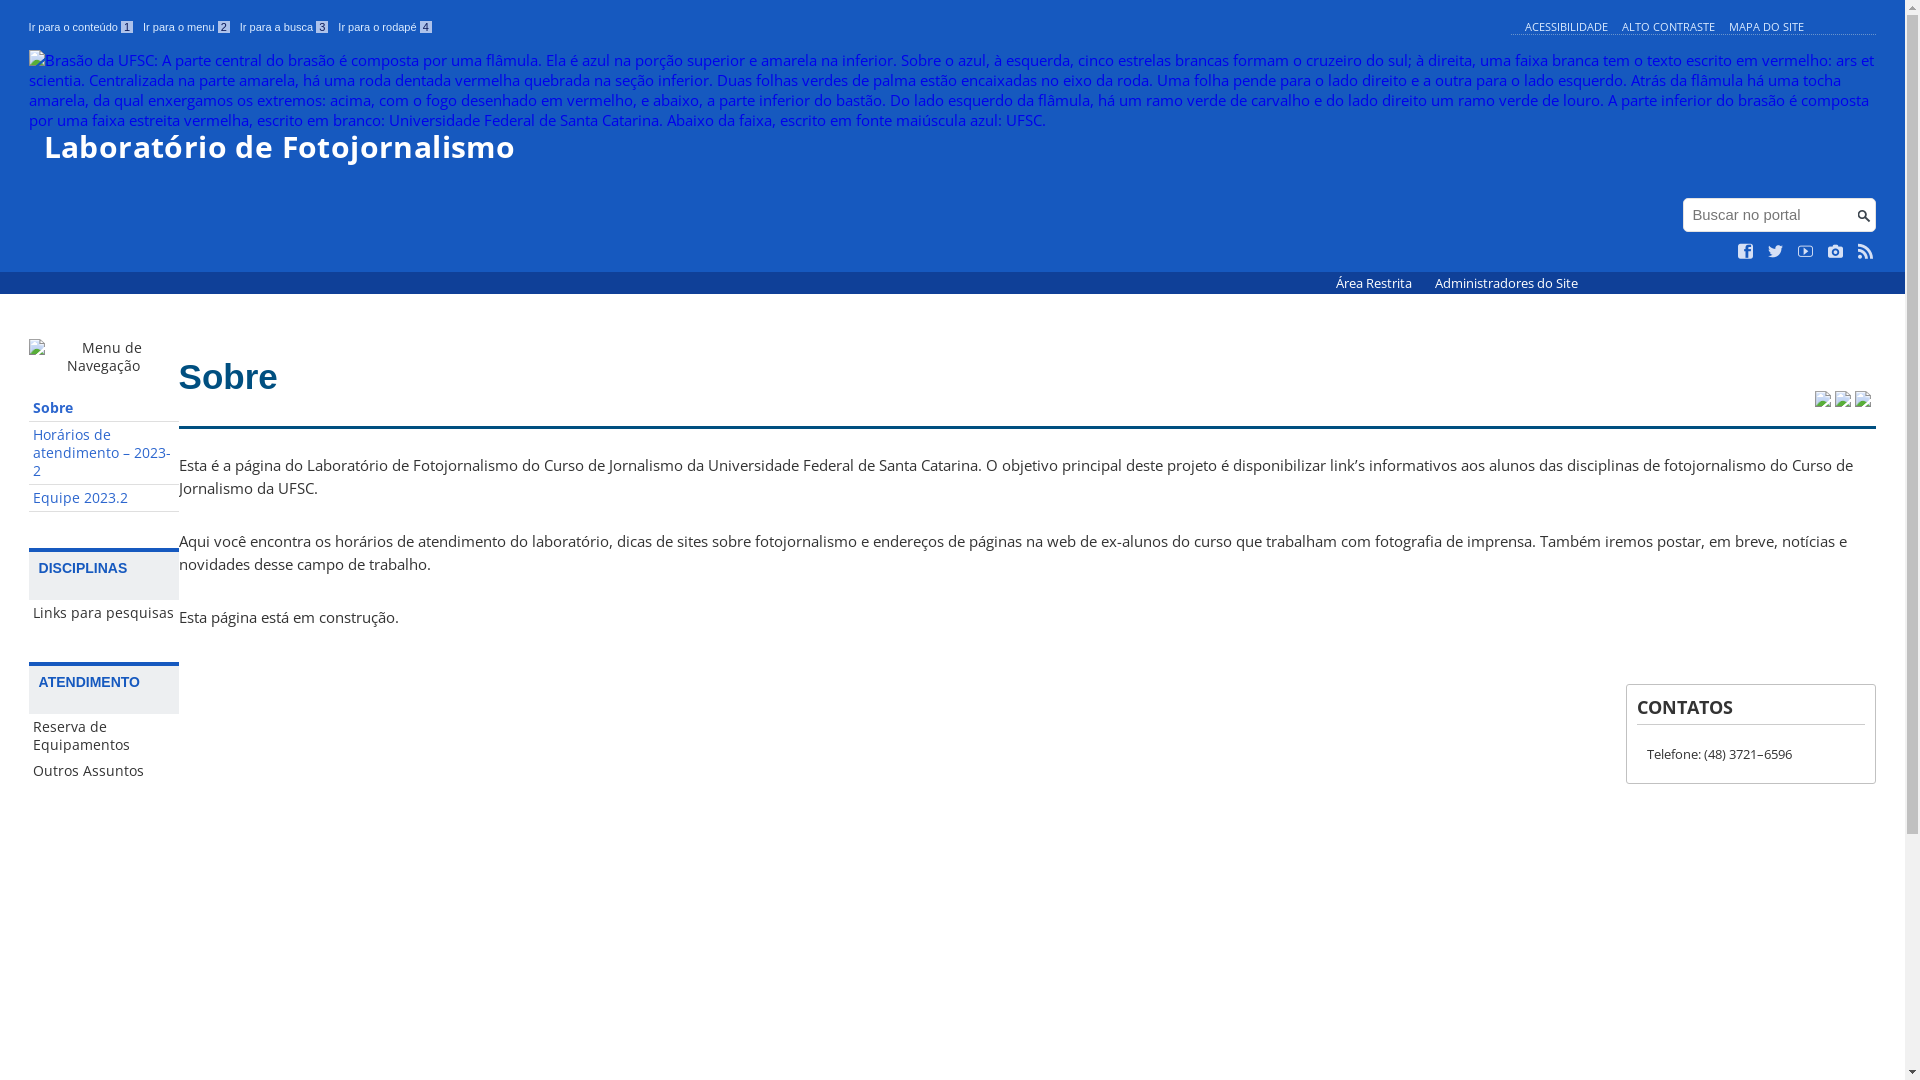 The height and width of the screenshot is (1080, 1920). I want to click on 'Curta no Facebook', so click(1745, 250).